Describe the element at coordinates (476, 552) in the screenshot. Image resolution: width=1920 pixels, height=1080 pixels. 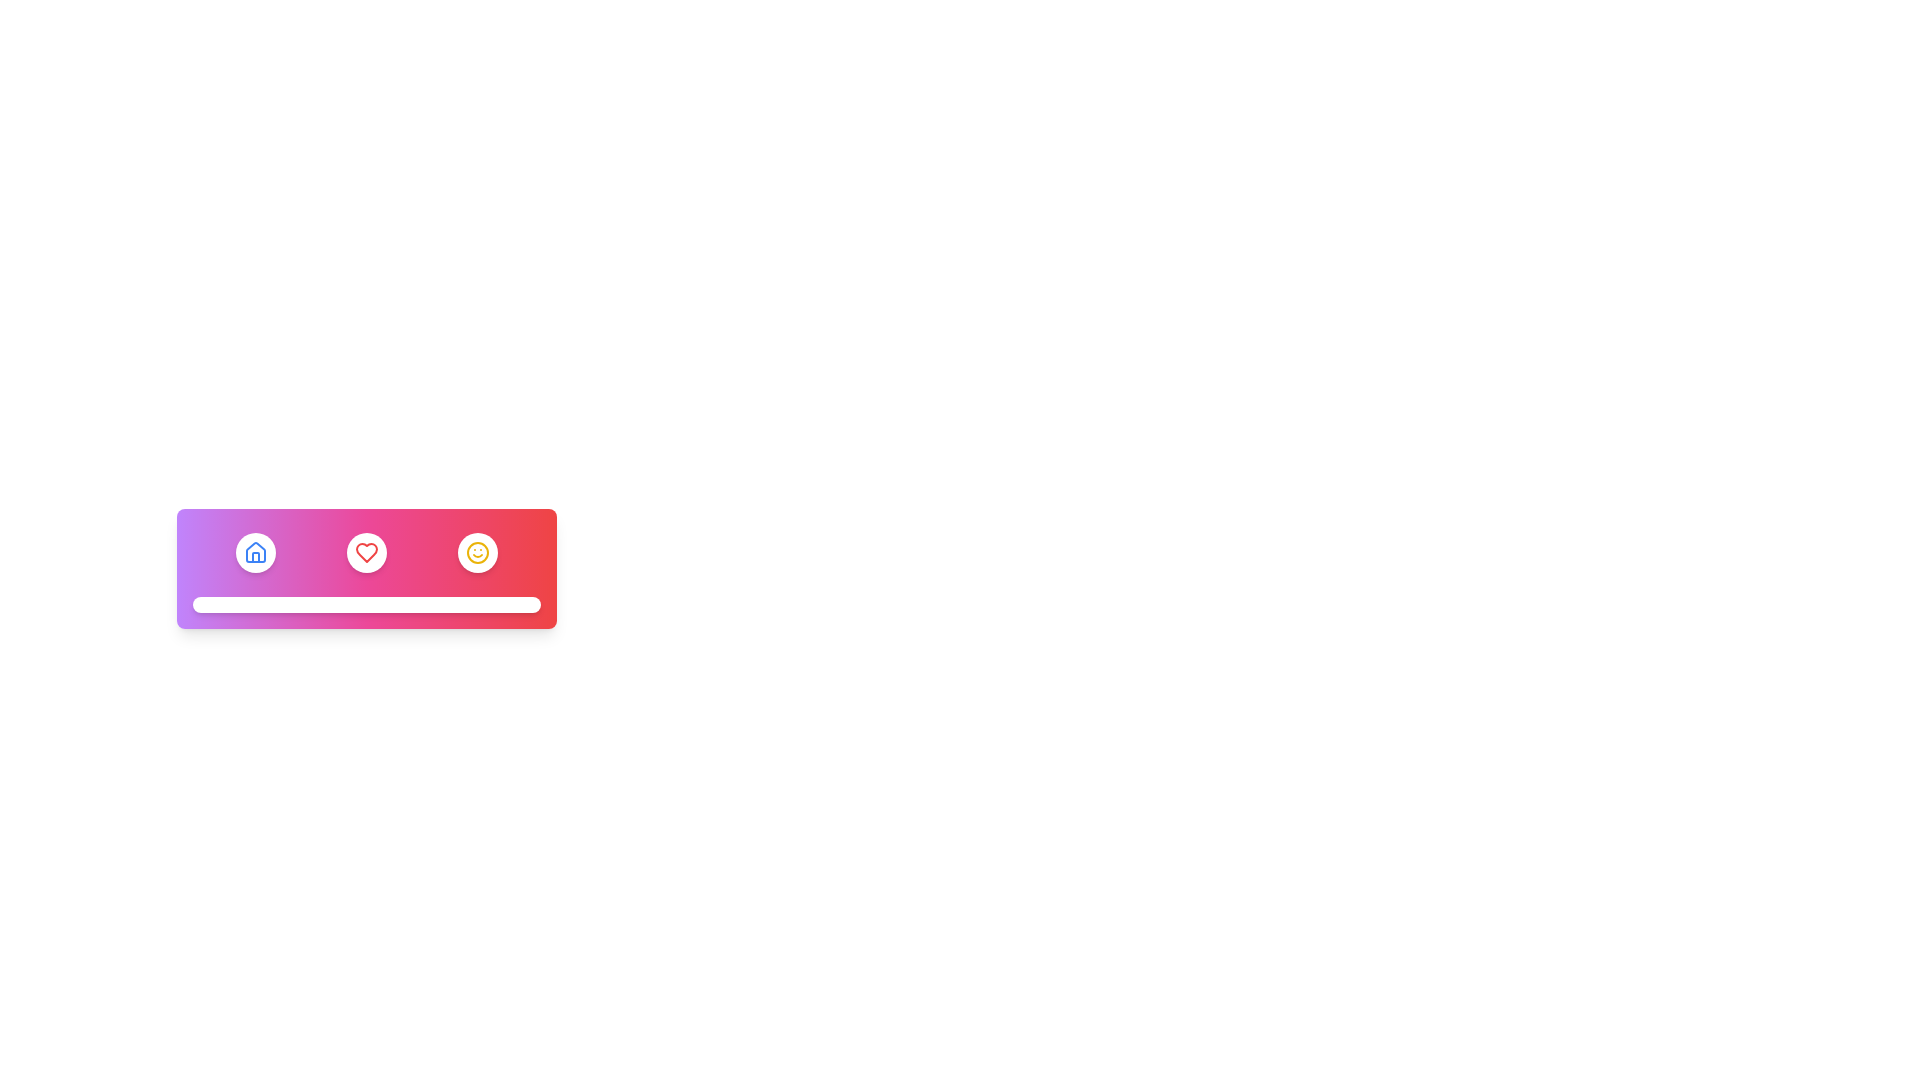
I see `the circular graphical element that forms the outer boundary of the smiley face icon, which is styled in yellow and located at the far-right of the navigation bar` at that location.